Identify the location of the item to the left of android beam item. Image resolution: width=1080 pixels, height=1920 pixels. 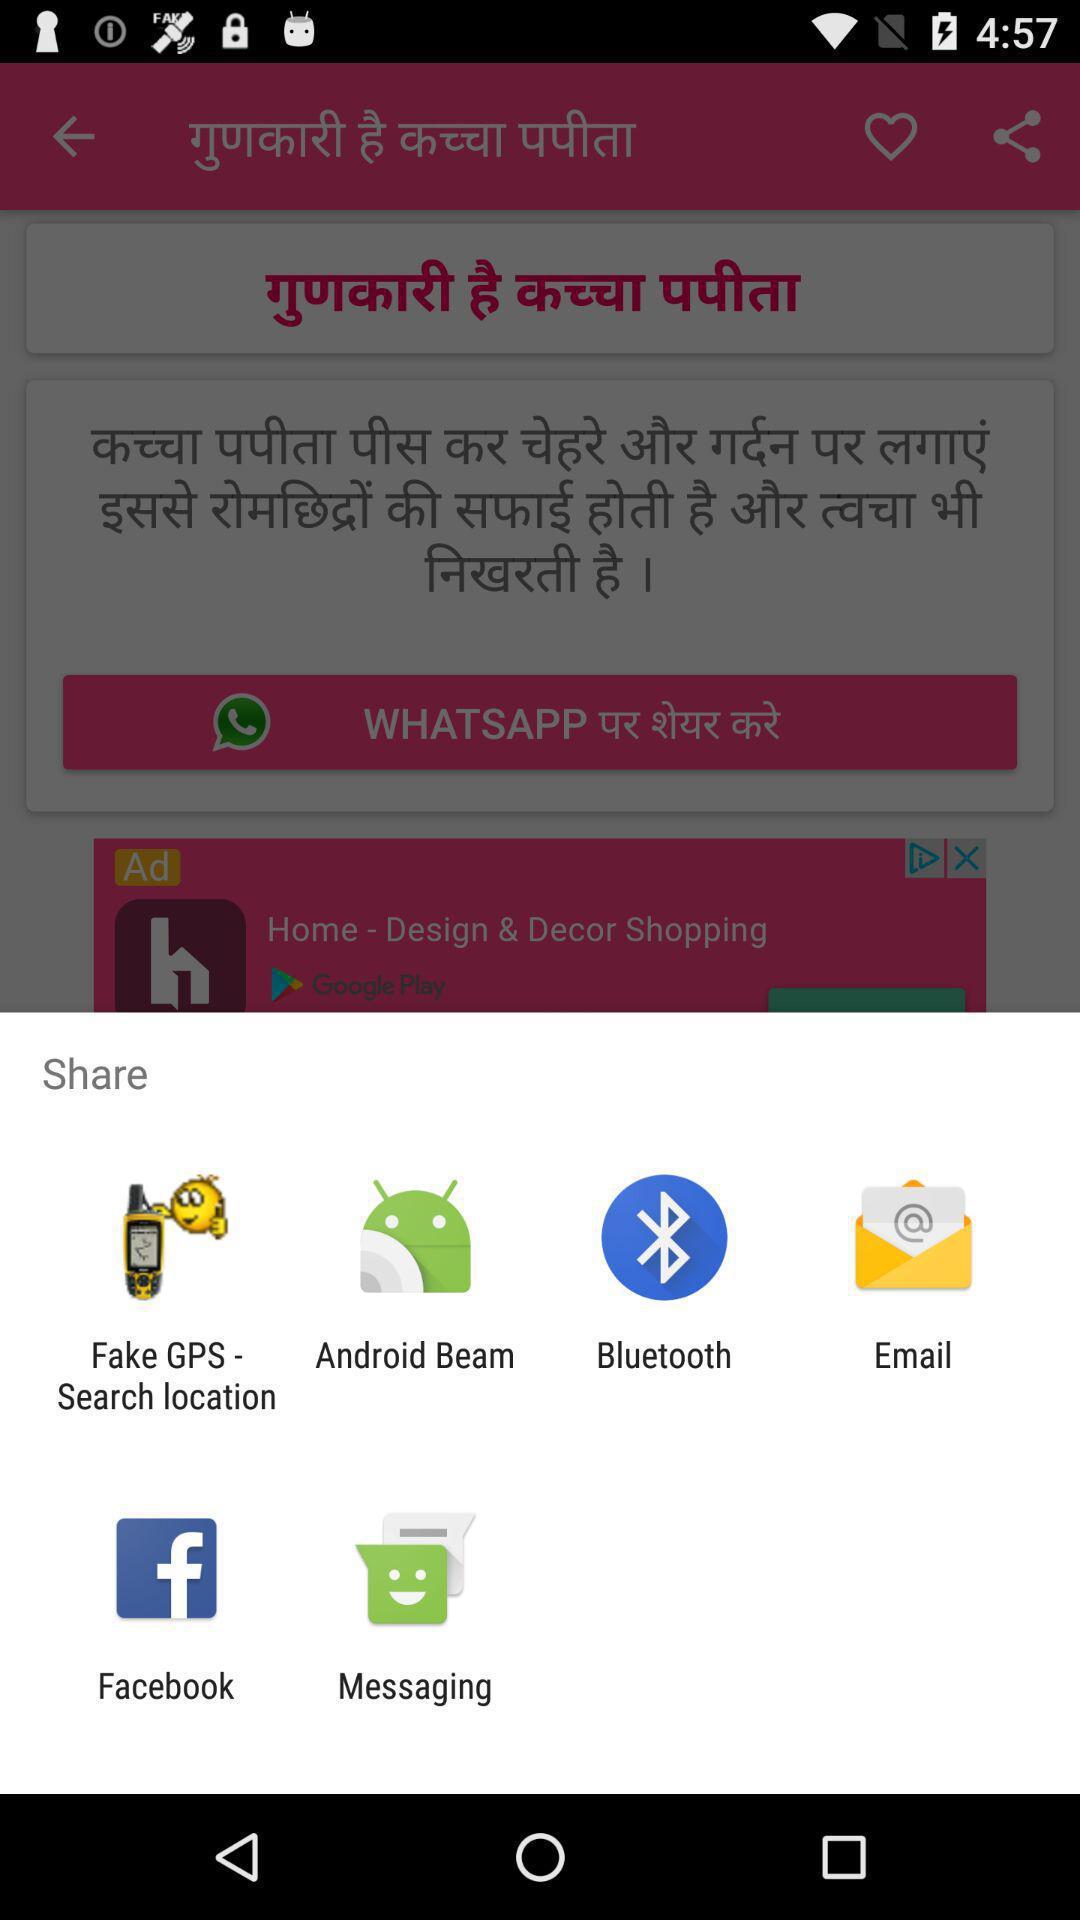
(165, 1374).